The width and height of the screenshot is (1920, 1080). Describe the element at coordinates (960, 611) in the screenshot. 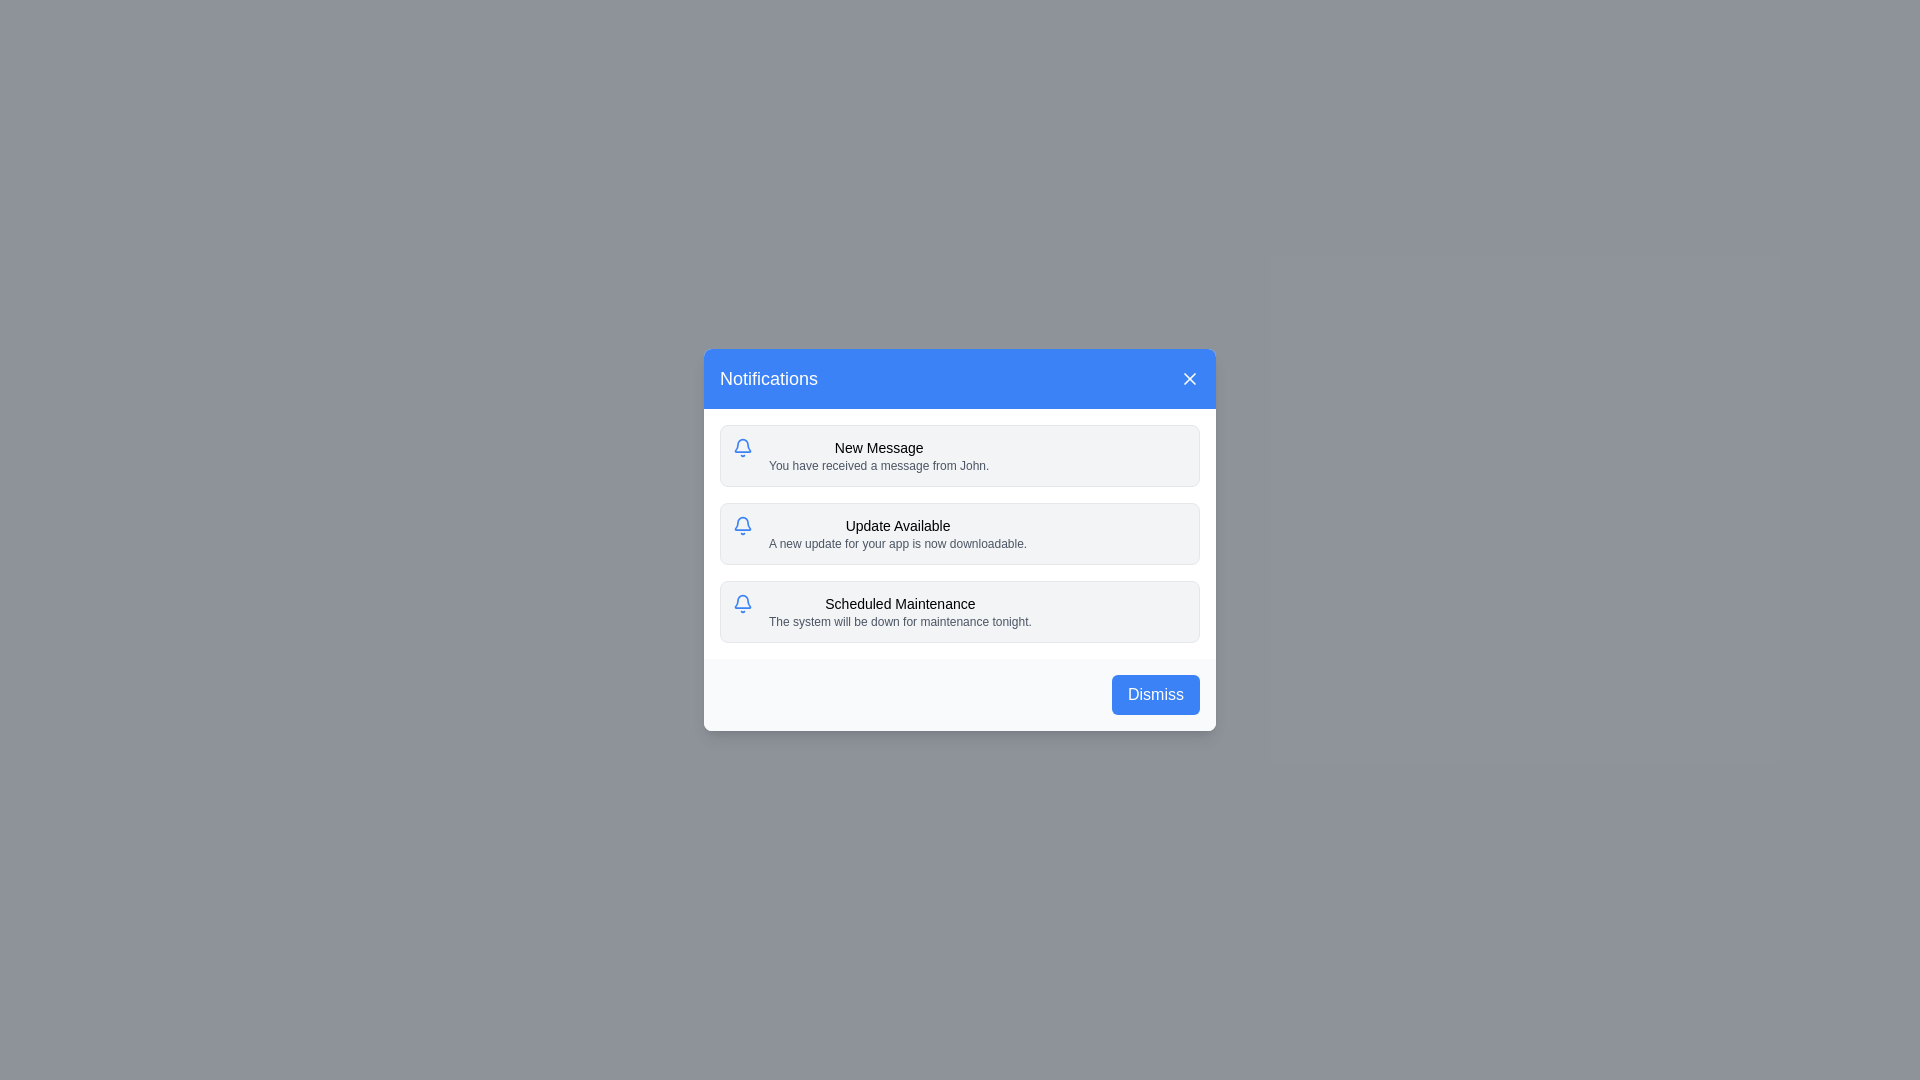

I see `the third notification card in the 'Notifications' dialog box that contains the title 'Scheduled Maintenance' and a blue bell icon` at that location.